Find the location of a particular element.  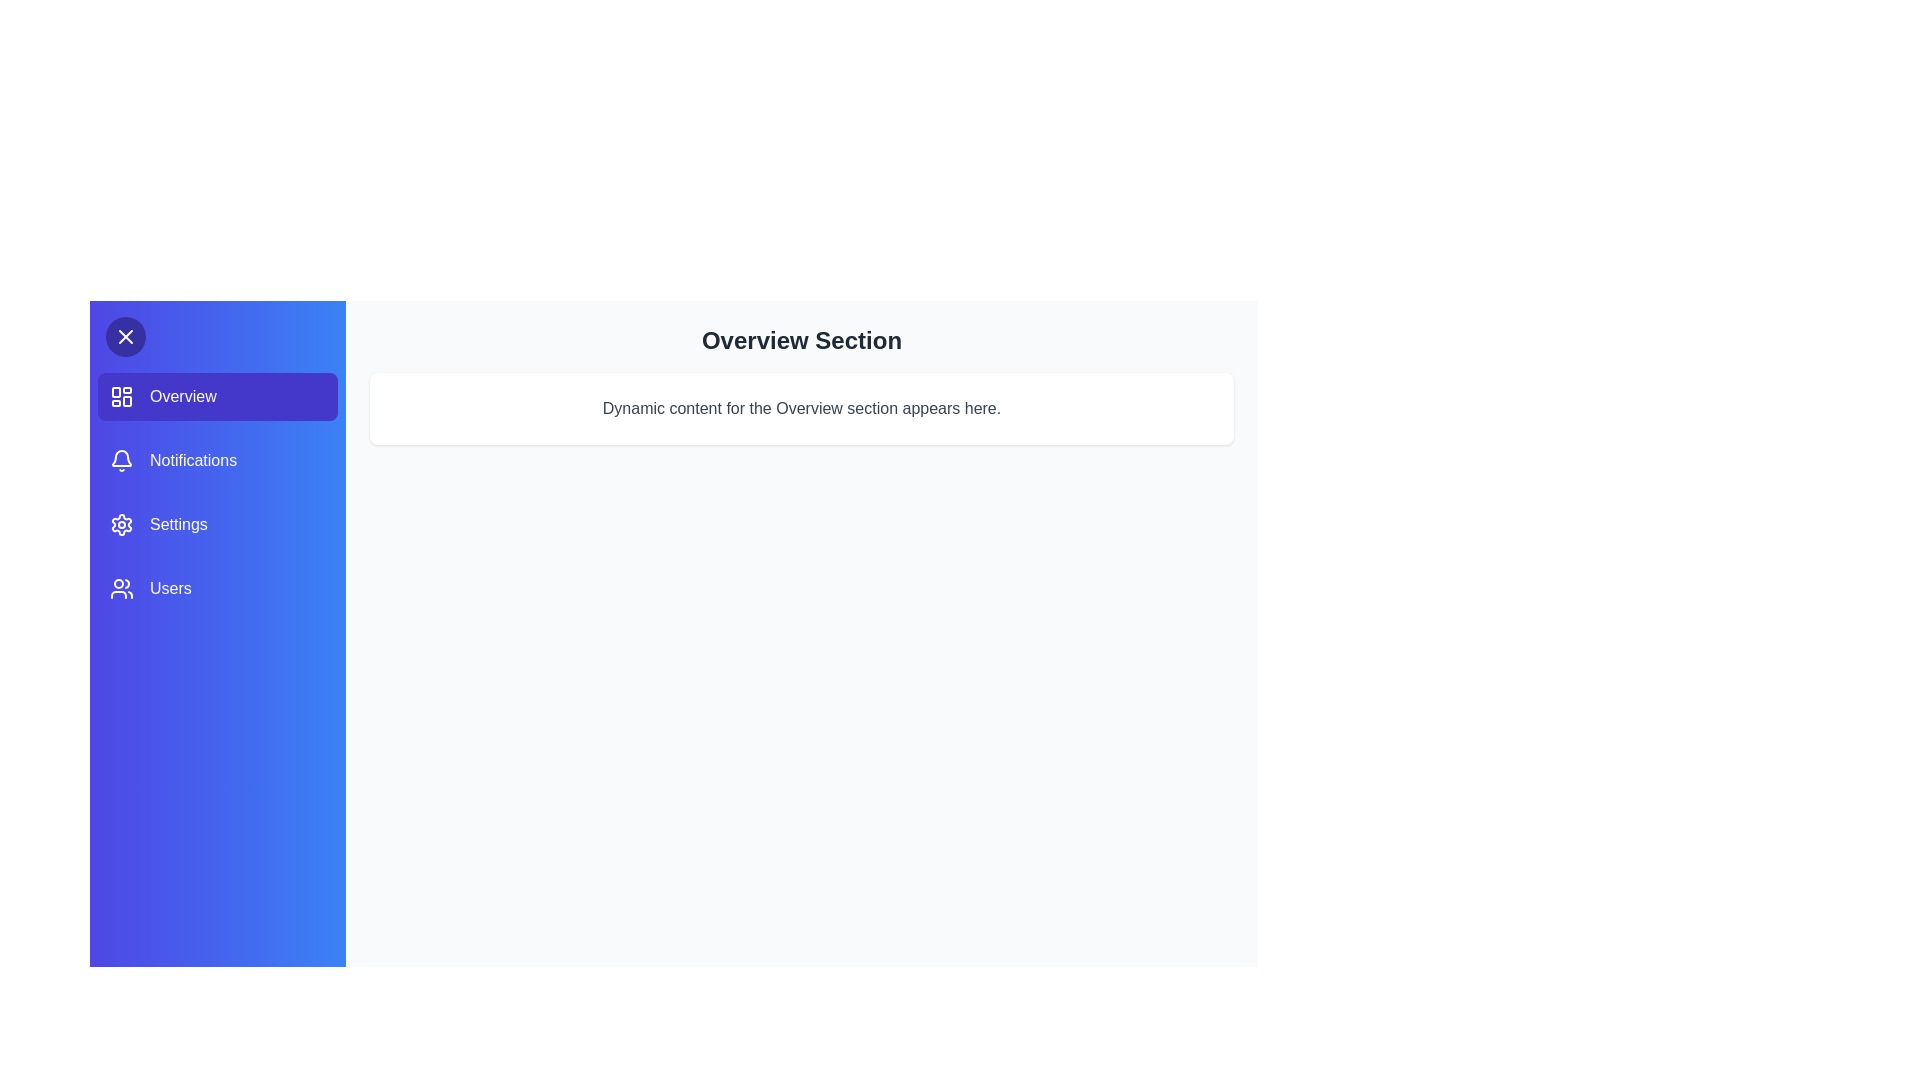

the sidebar section Overview is located at coordinates (217, 397).